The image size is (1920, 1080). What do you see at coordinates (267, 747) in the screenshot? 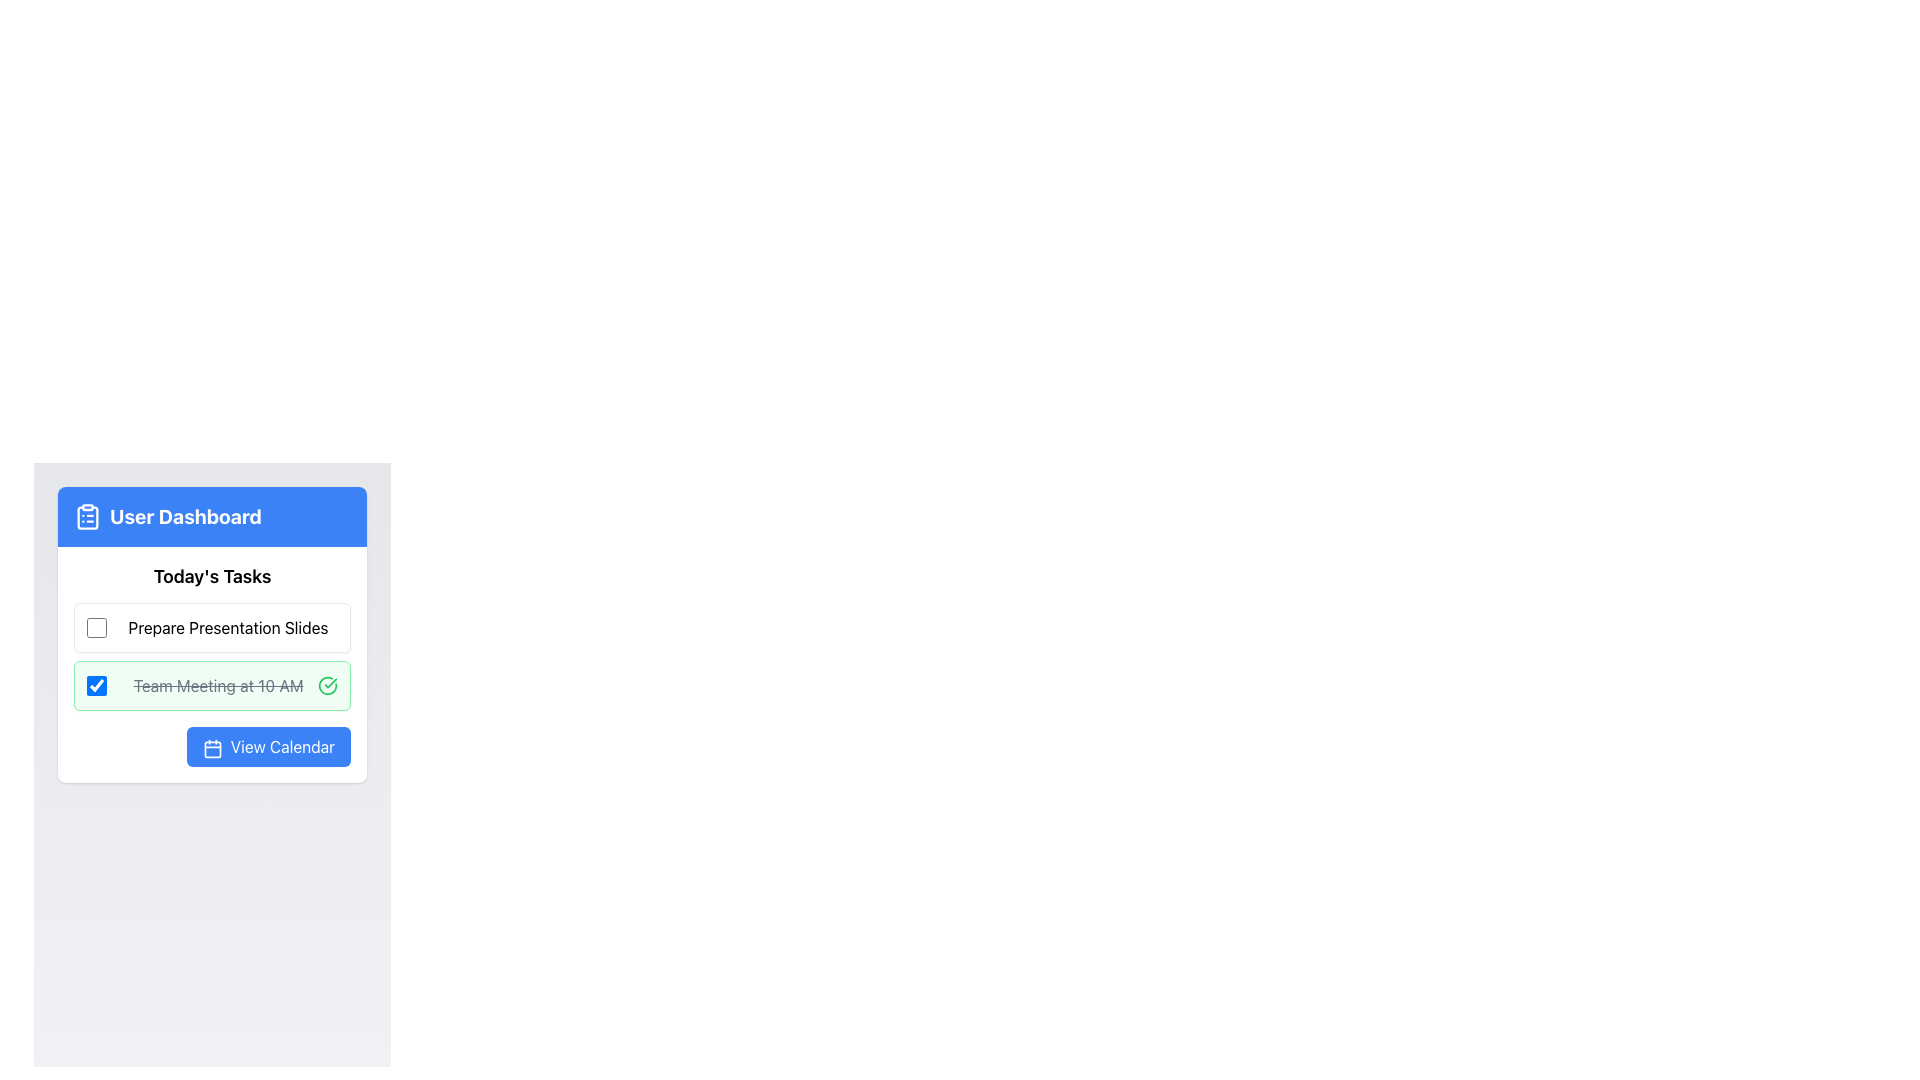
I see `the blue, rounded rectangular button labeled 'View Calendar' located in the 'Today's Tasks' section of the User Dashboard` at bounding box center [267, 747].